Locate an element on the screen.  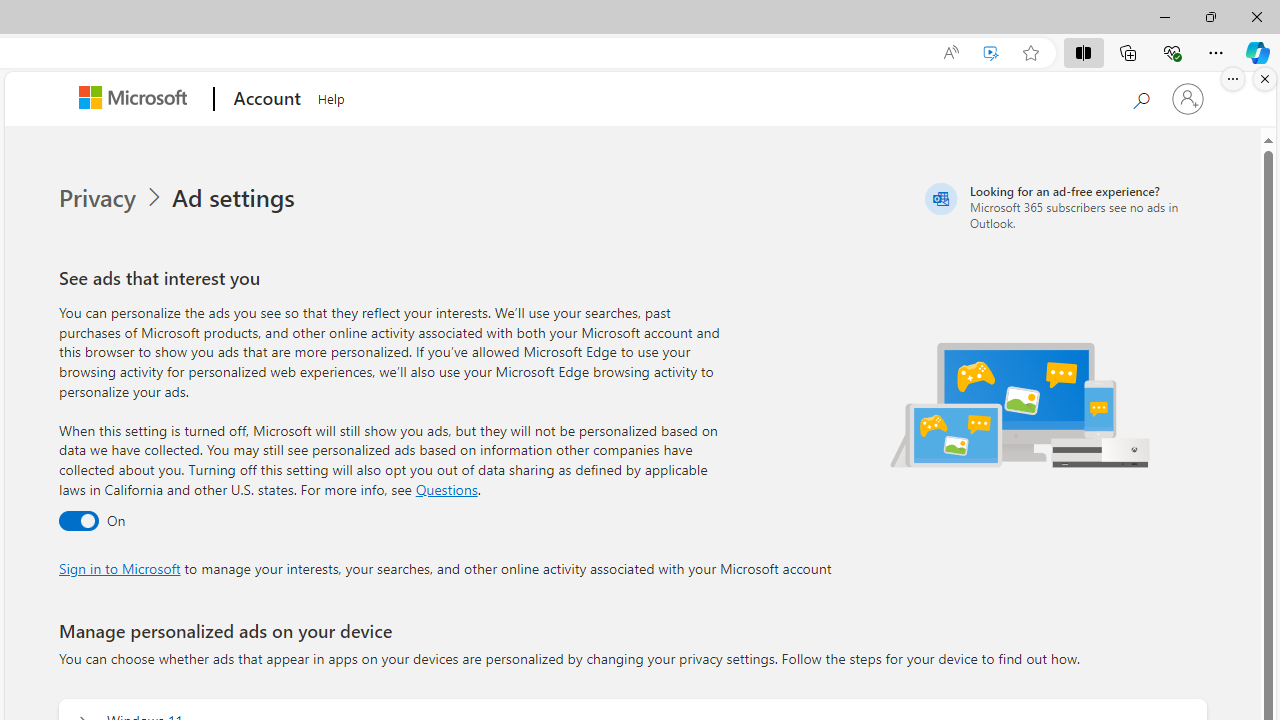
'Go to Questions section' is located at coordinates (445, 488).